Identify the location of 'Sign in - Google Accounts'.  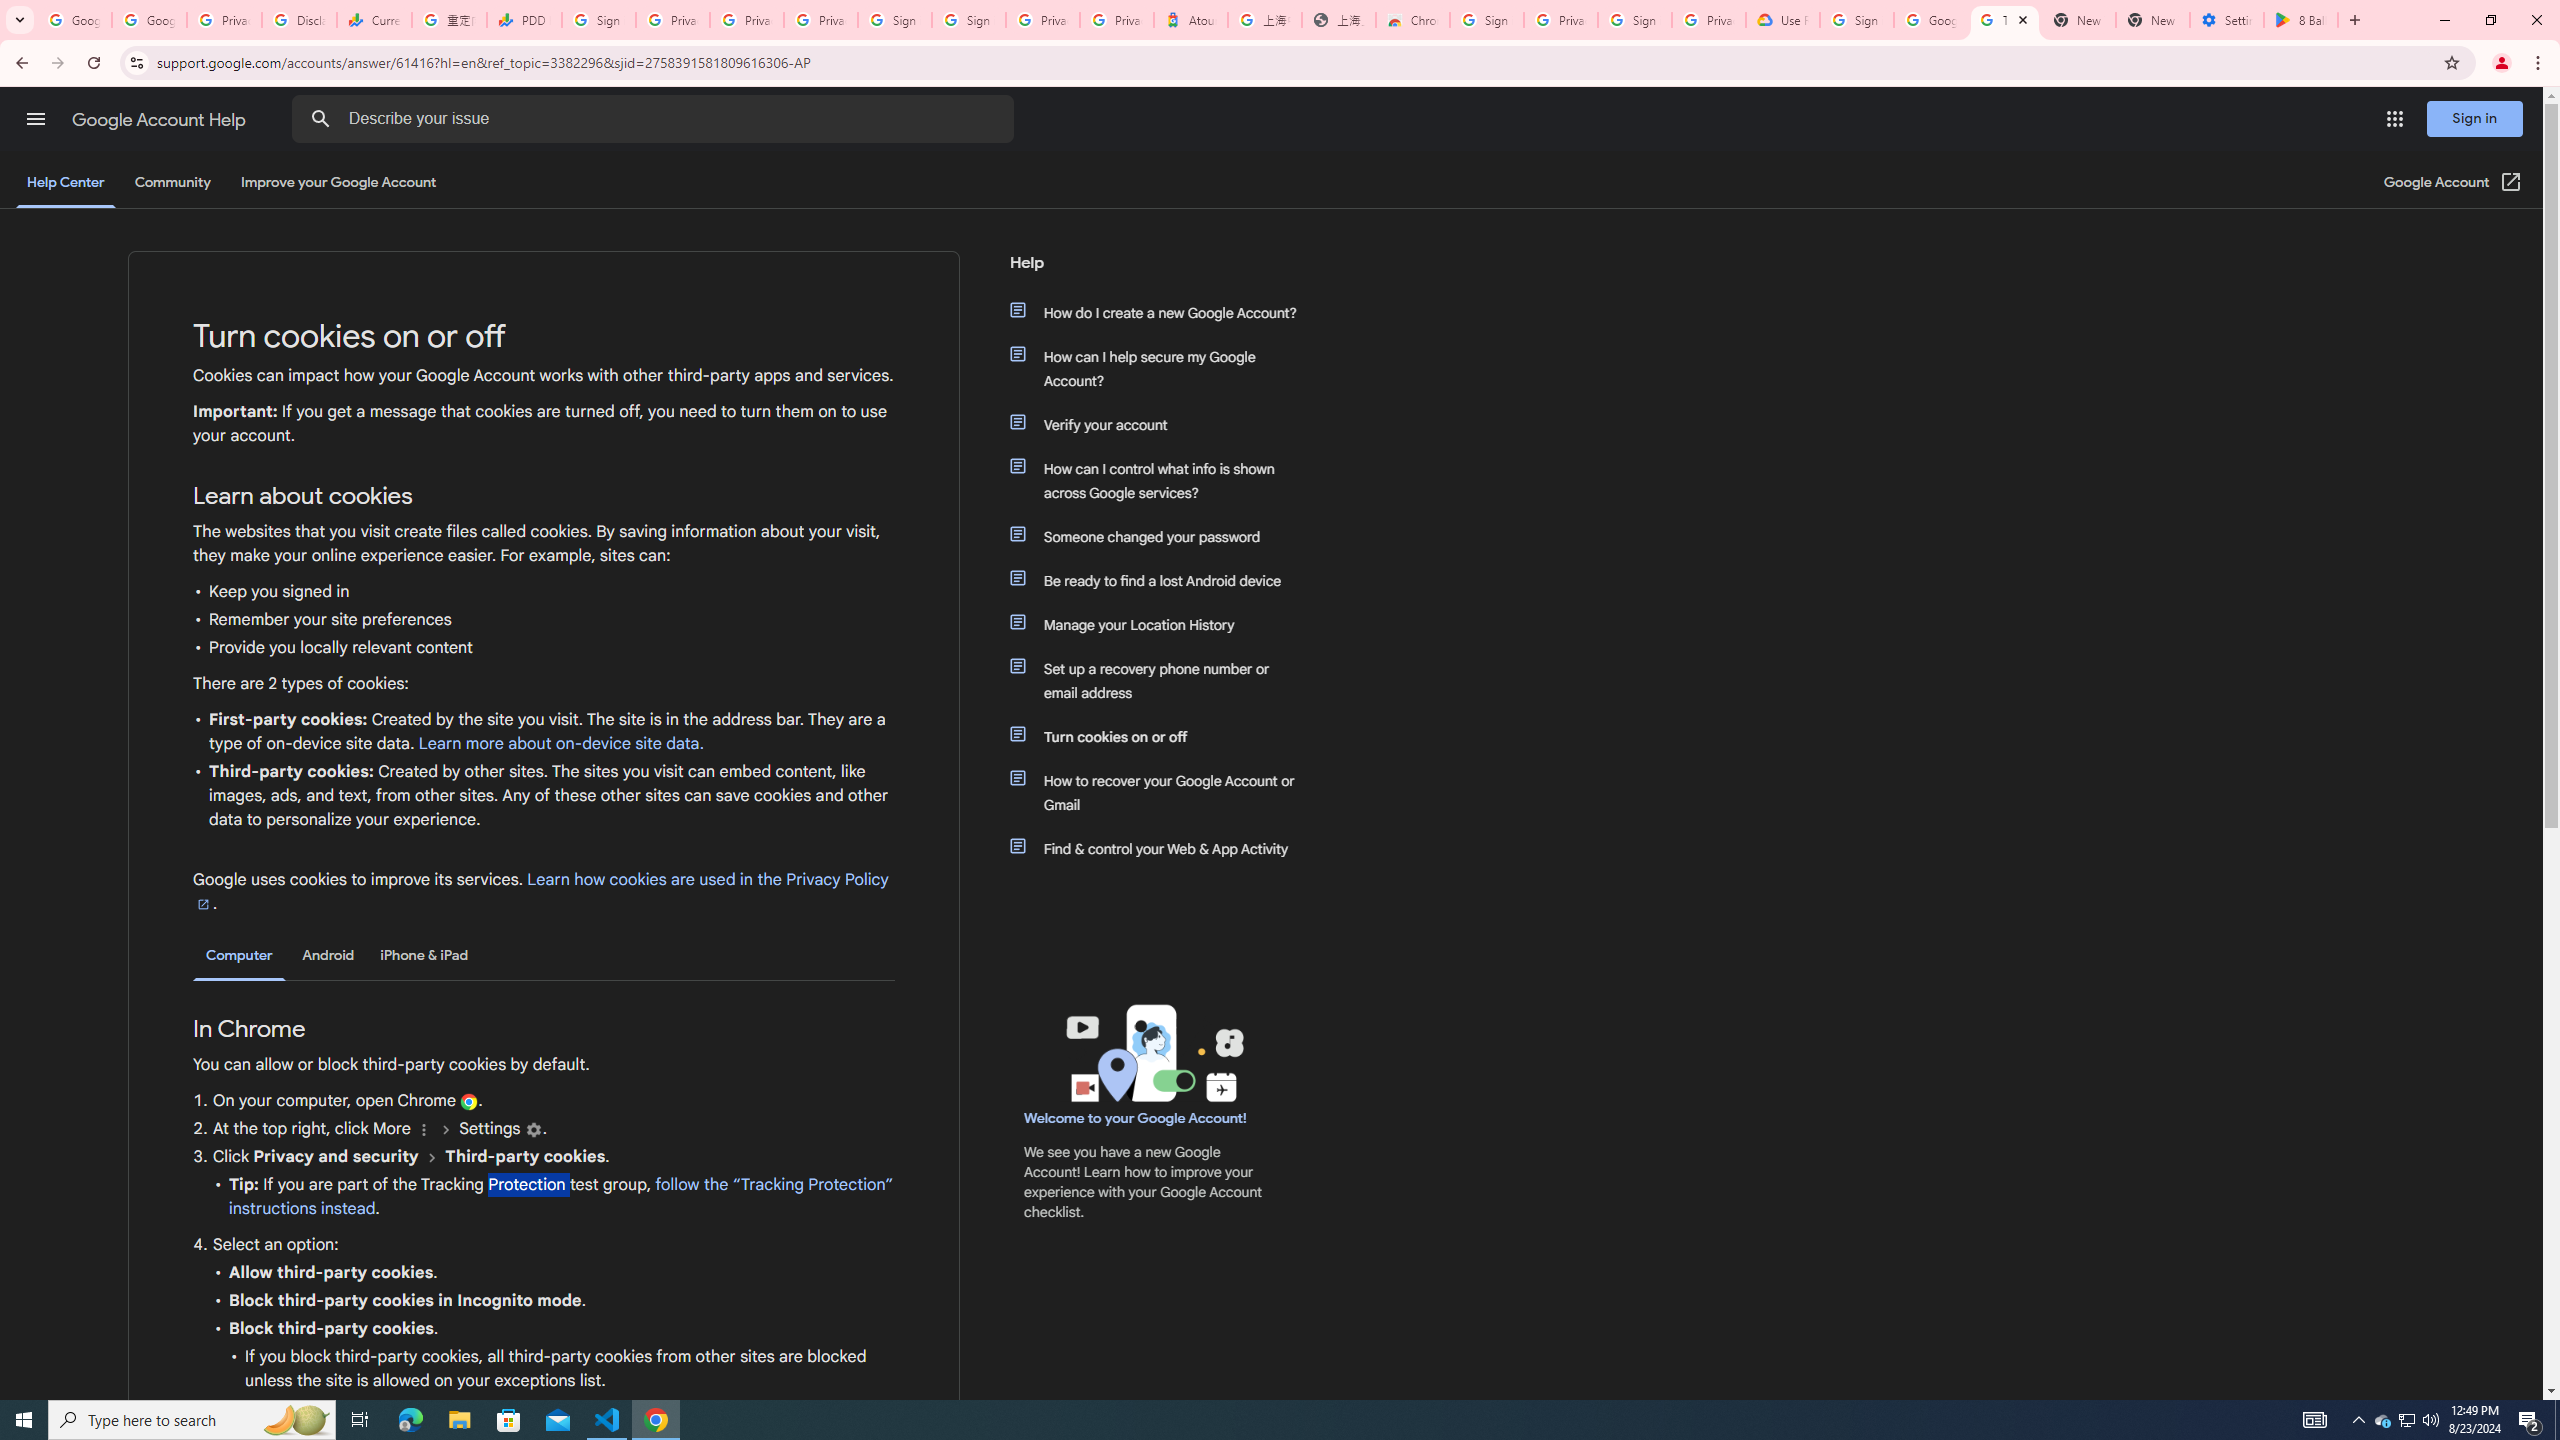
(1855, 19).